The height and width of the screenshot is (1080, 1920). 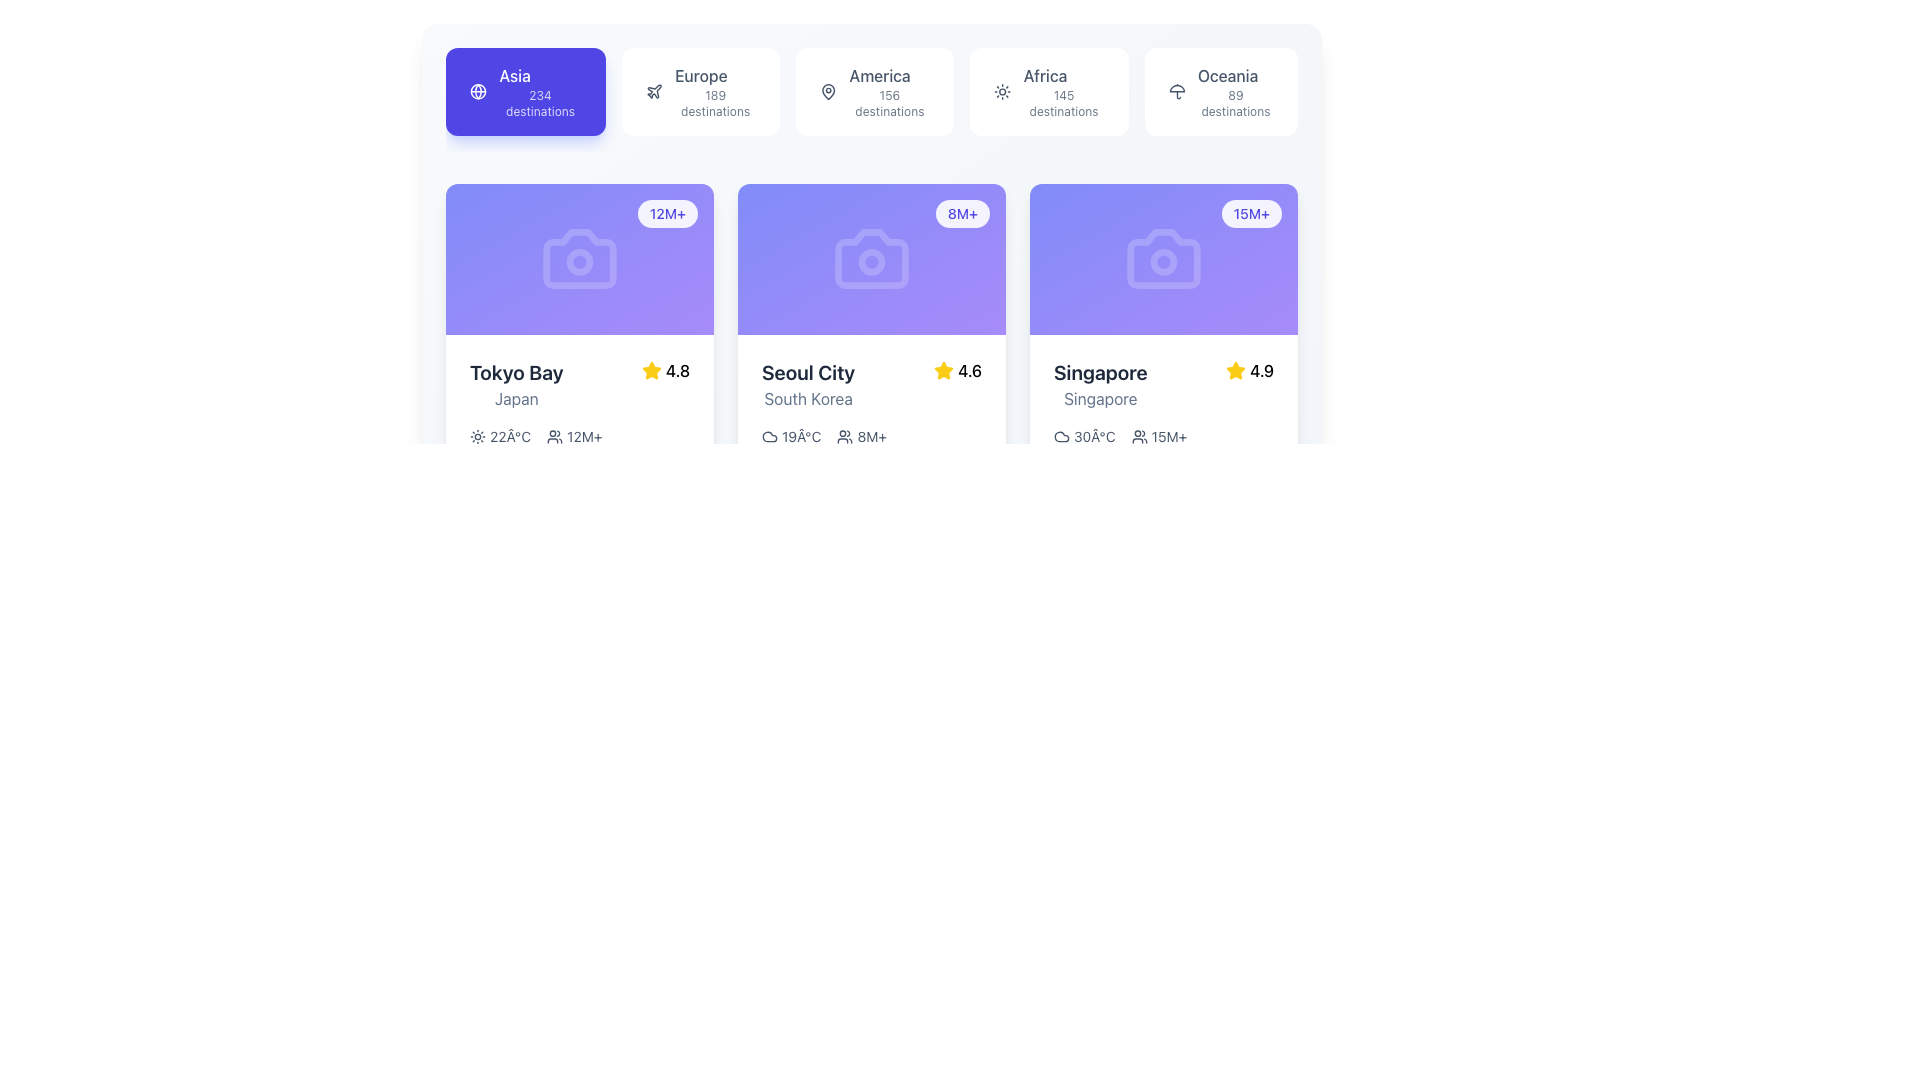 What do you see at coordinates (1220, 92) in the screenshot?
I see `the Interactive button labeled 'Oceania' that features an umbrella icon and displays '89 destinations' below it` at bounding box center [1220, 92].